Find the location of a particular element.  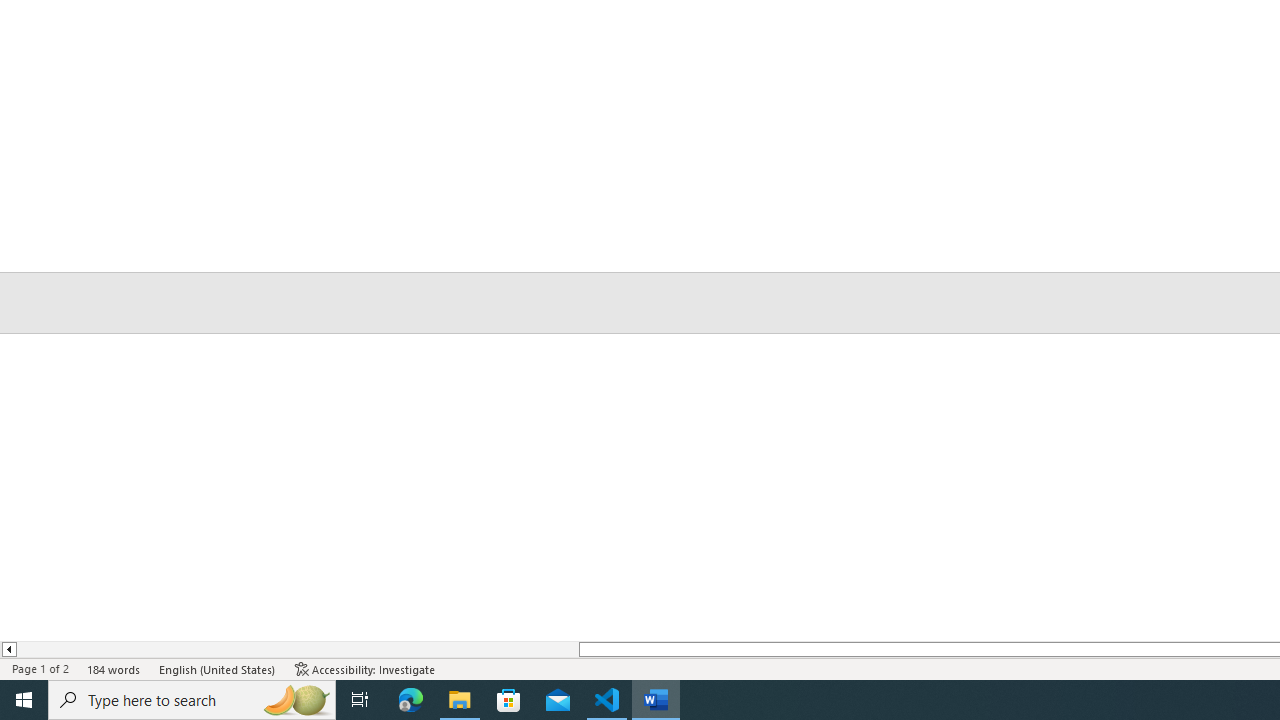

'Search highlights icon opens search home window' is located at coordinates (294, 698).